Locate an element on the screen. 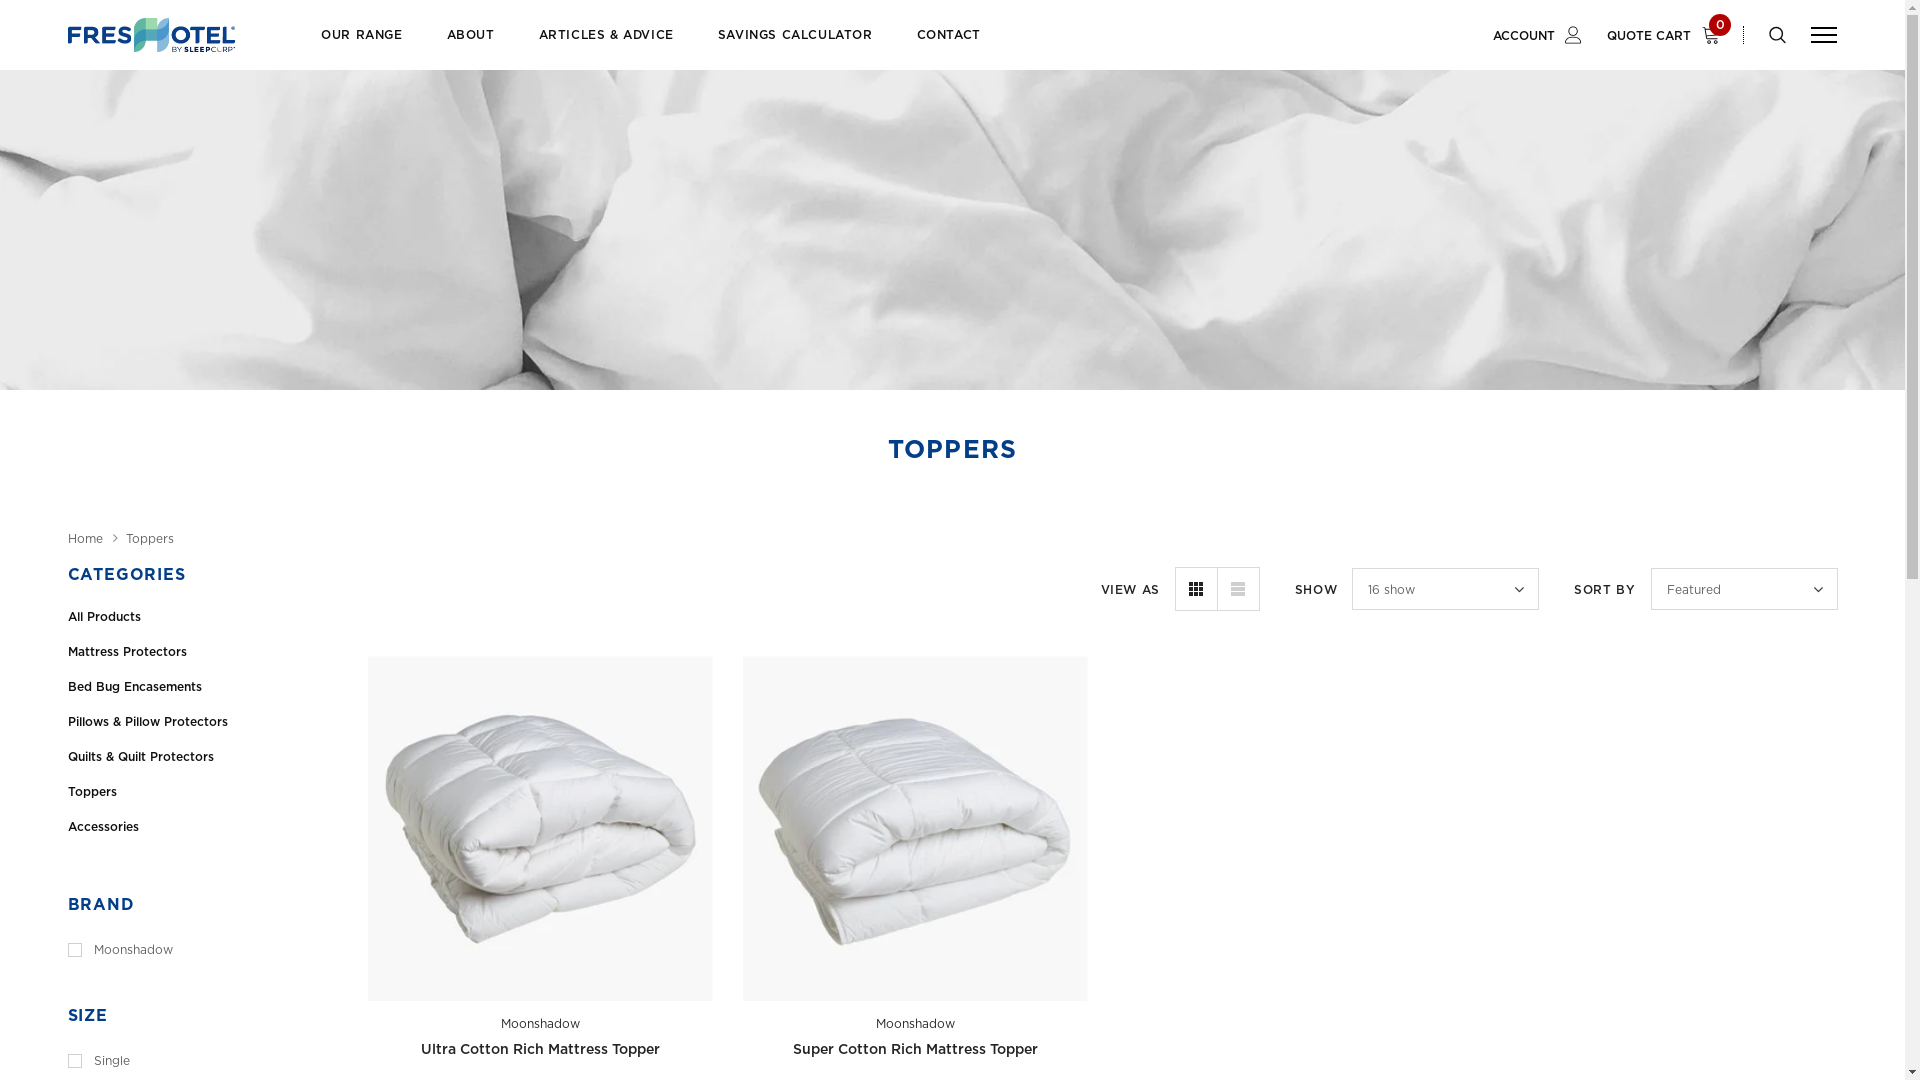 The image size is (1920, 1080). 'Home' is located at coordinates (84, 538).